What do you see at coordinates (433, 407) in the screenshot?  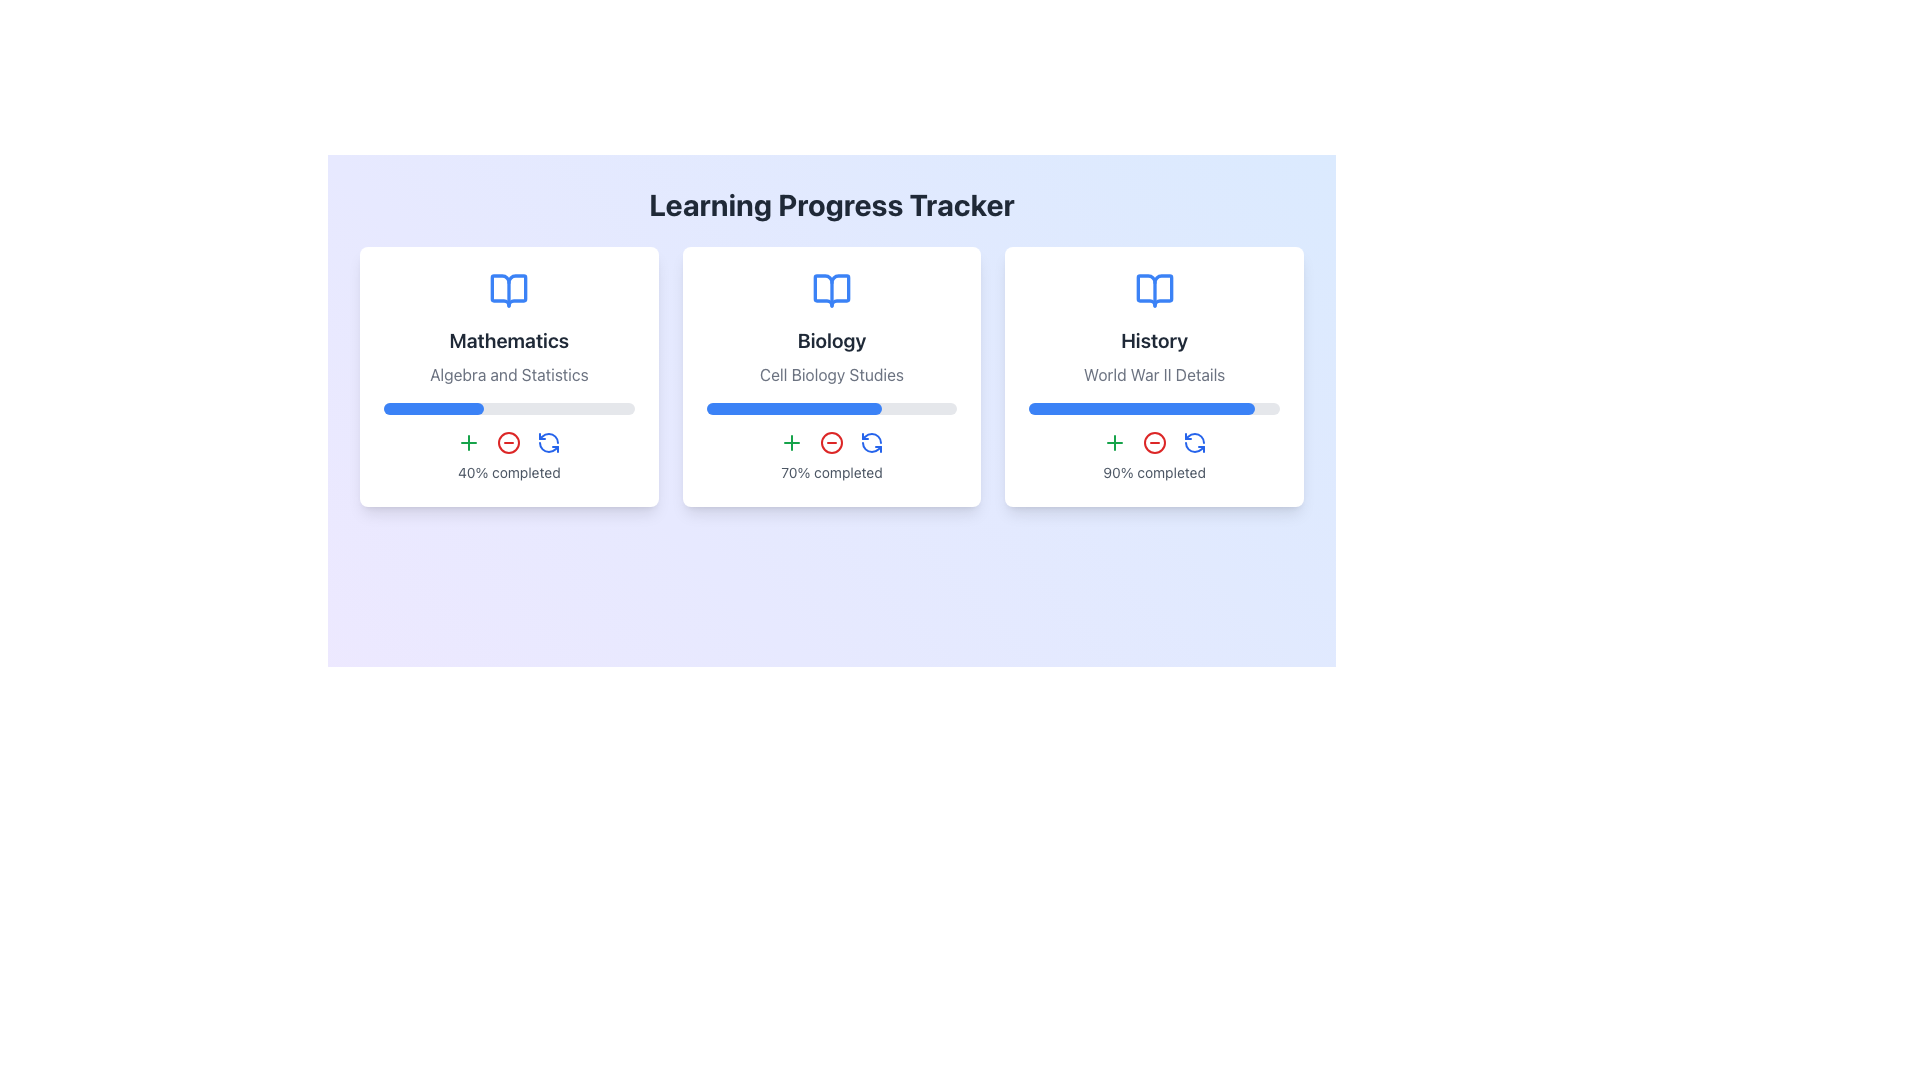 I see `the progress represented by the segment of the progress bar for the Mathematics course, which fills the first 40% of the bar` at bounding box center [433, 407].